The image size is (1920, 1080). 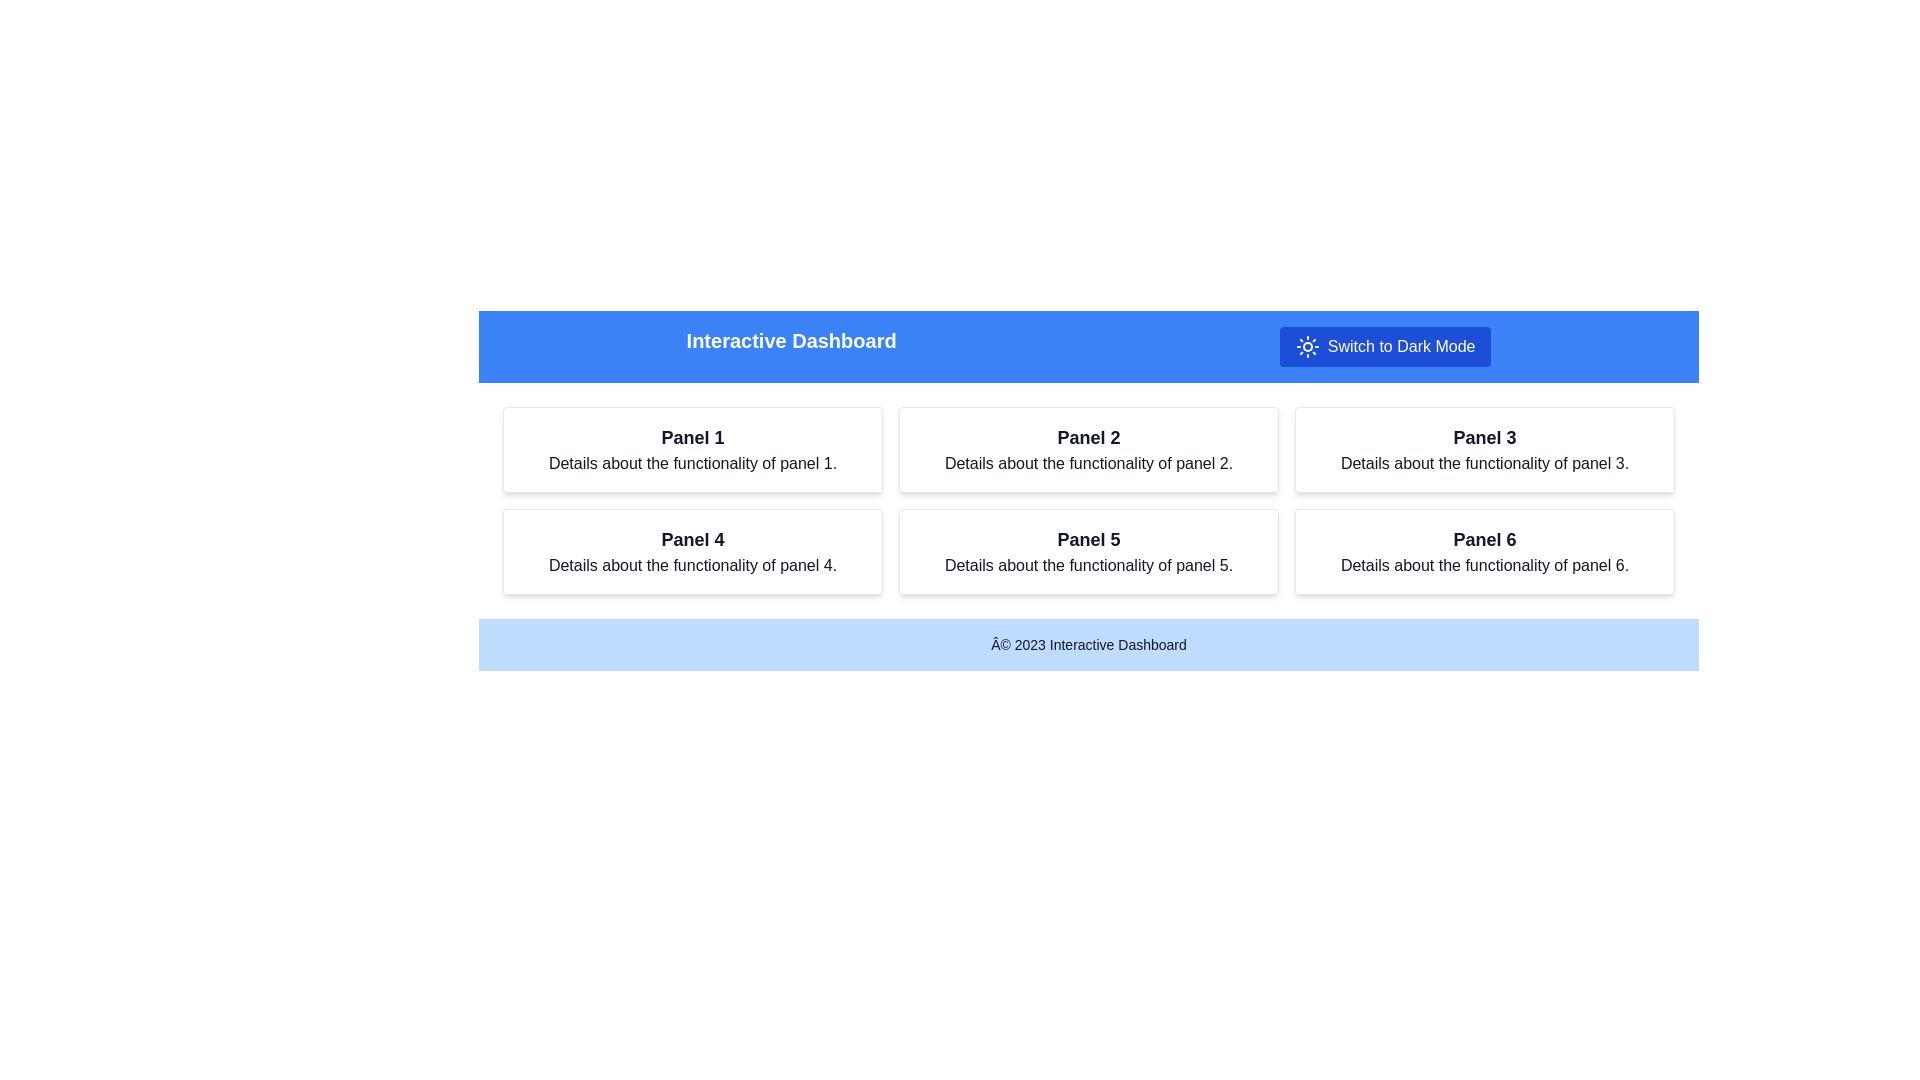 What do you see at coordinates (1384, 346) in the screenshot?
I see `the button located on the right side of the horizontal blue navigation bar` at bounding box center [1384, 346].